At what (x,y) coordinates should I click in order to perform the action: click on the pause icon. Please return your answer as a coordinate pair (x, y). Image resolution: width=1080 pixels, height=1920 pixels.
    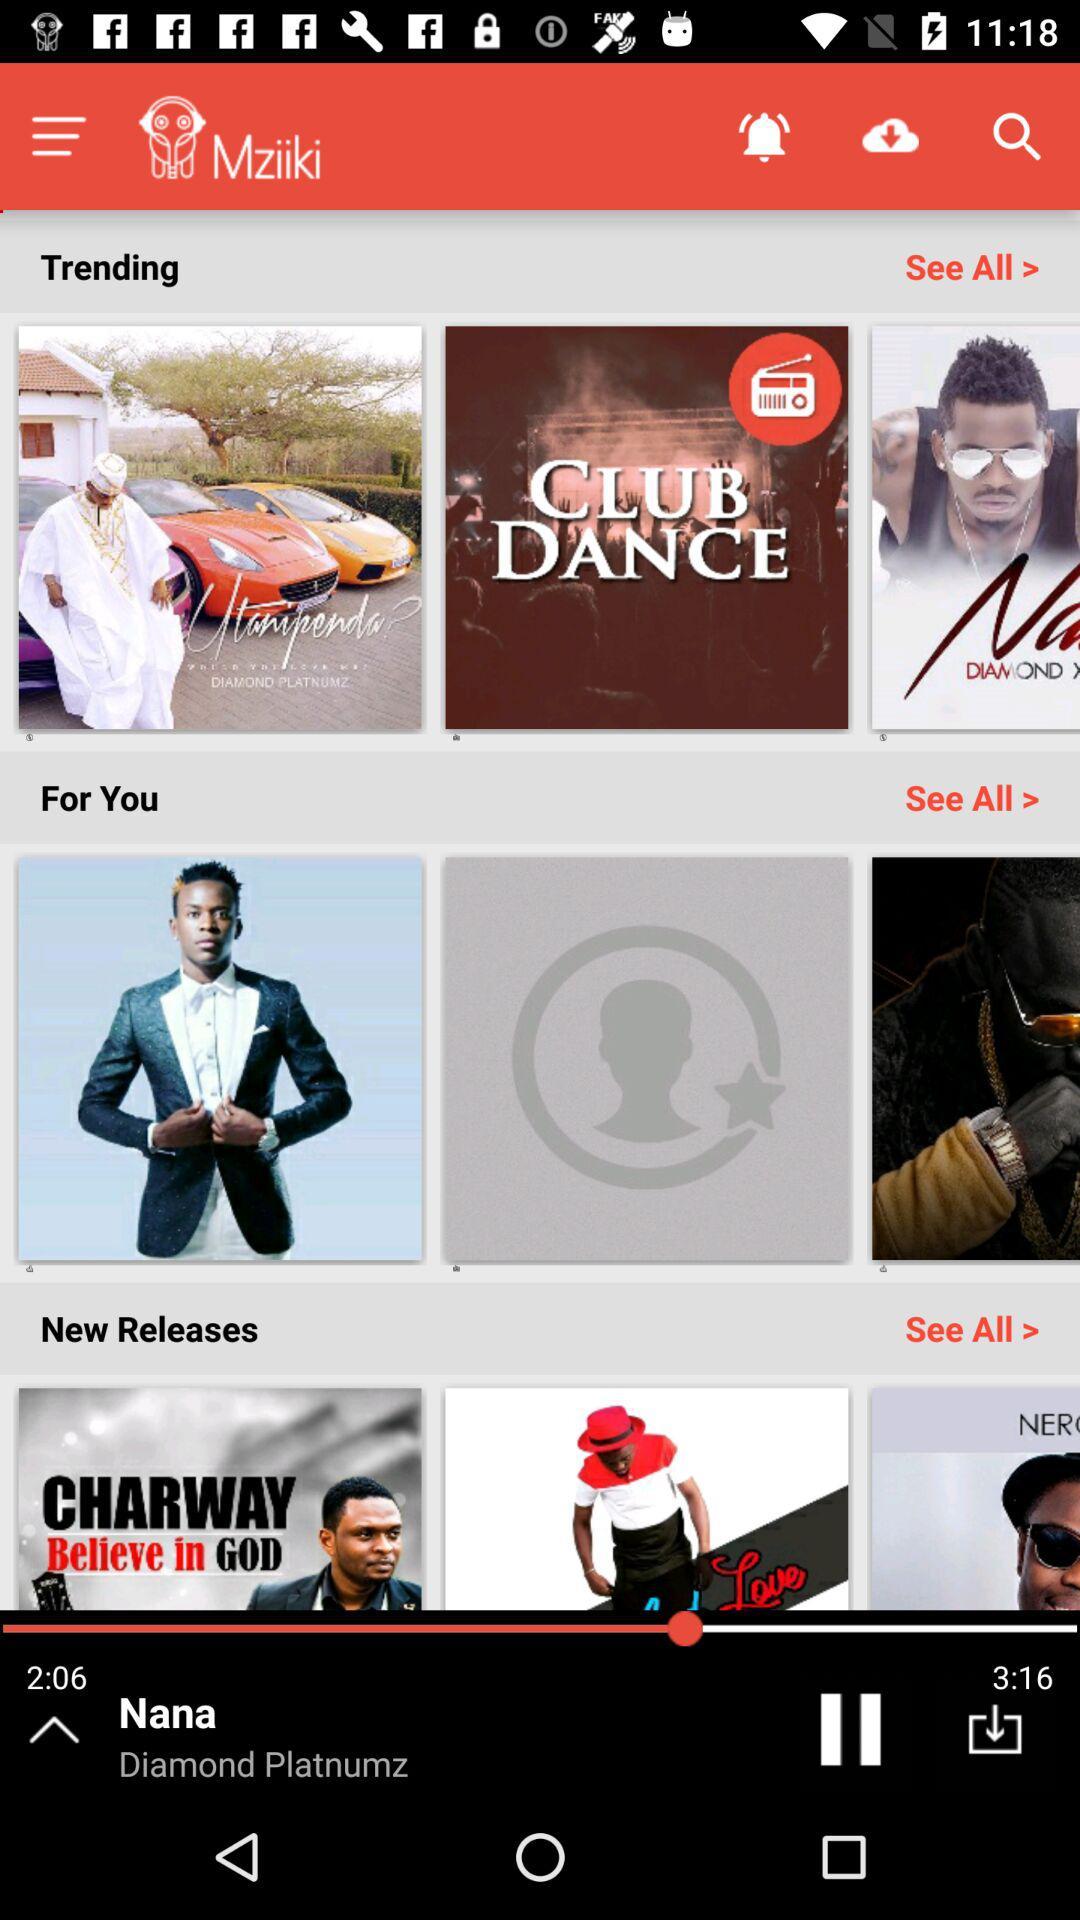
    Looking at the image, I should click on (854, 1733).